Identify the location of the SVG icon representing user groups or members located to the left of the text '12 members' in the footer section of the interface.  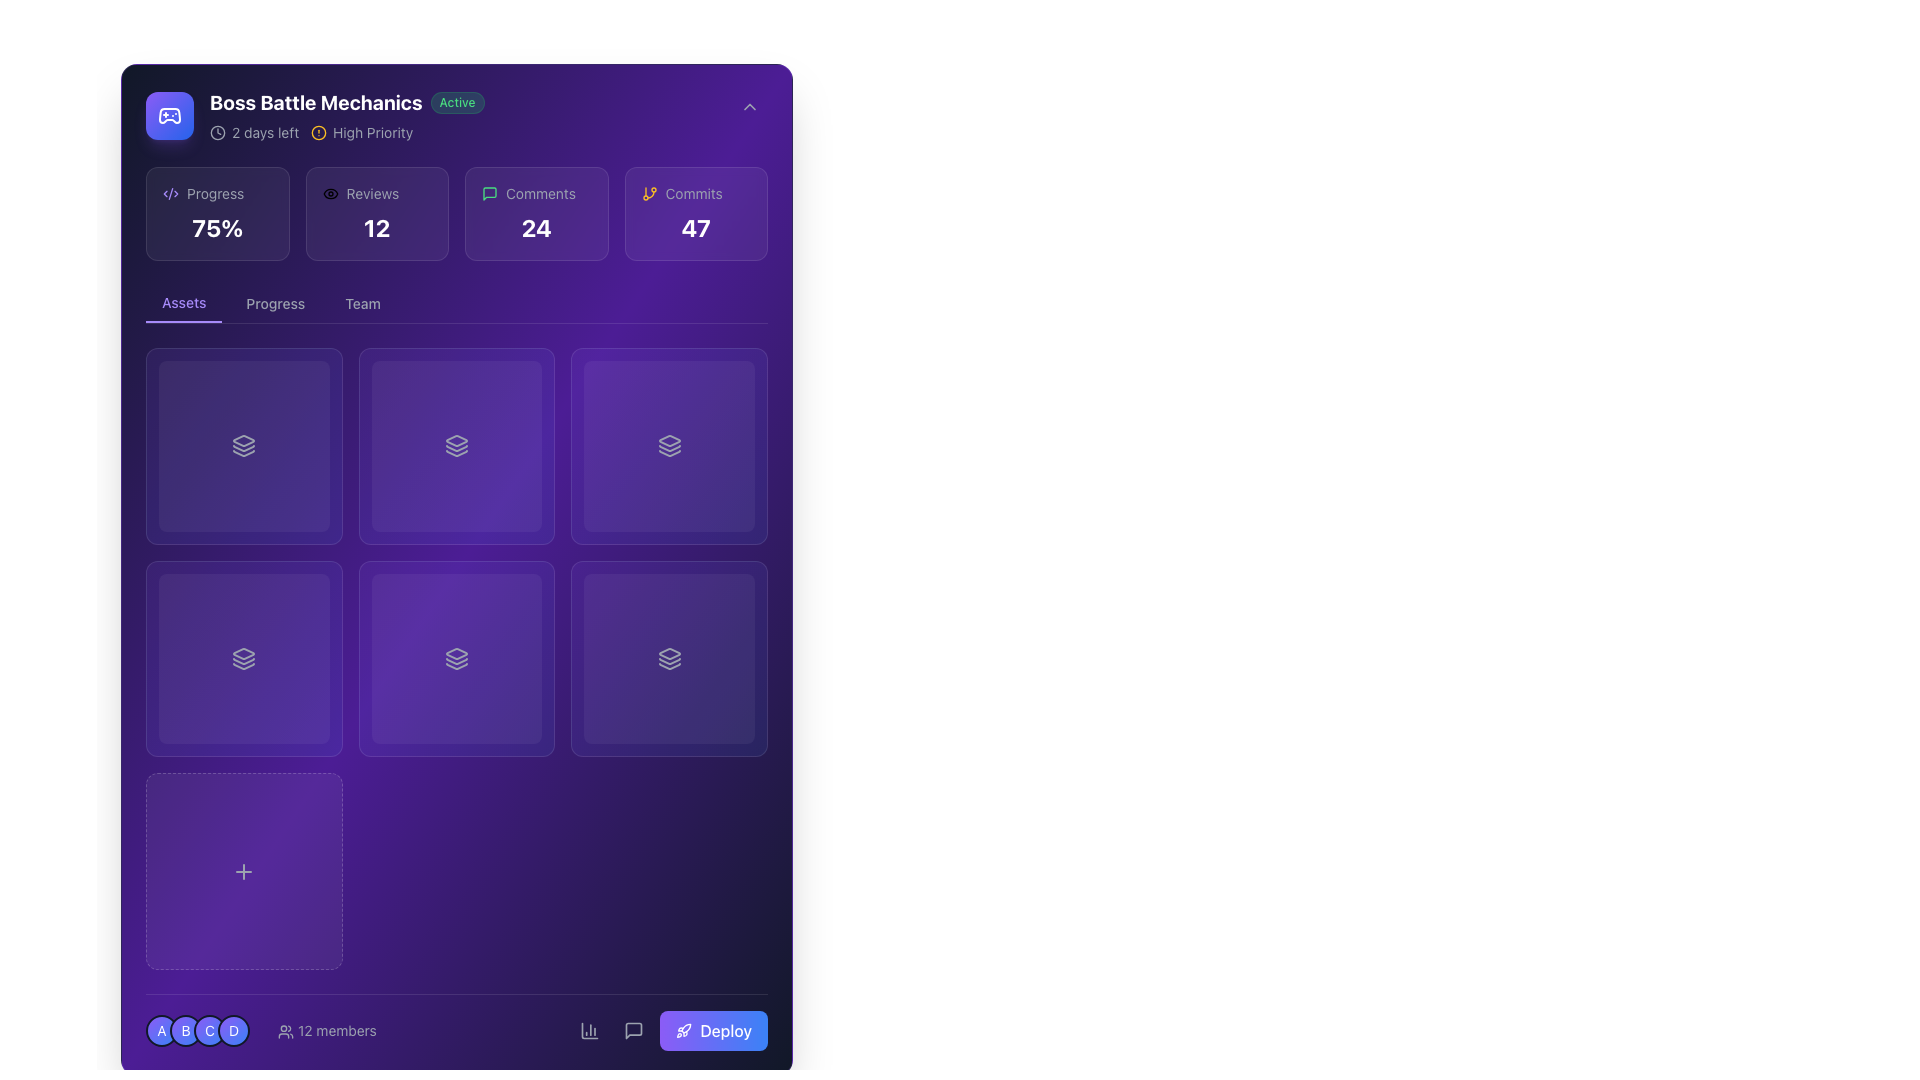
(285, 1032).